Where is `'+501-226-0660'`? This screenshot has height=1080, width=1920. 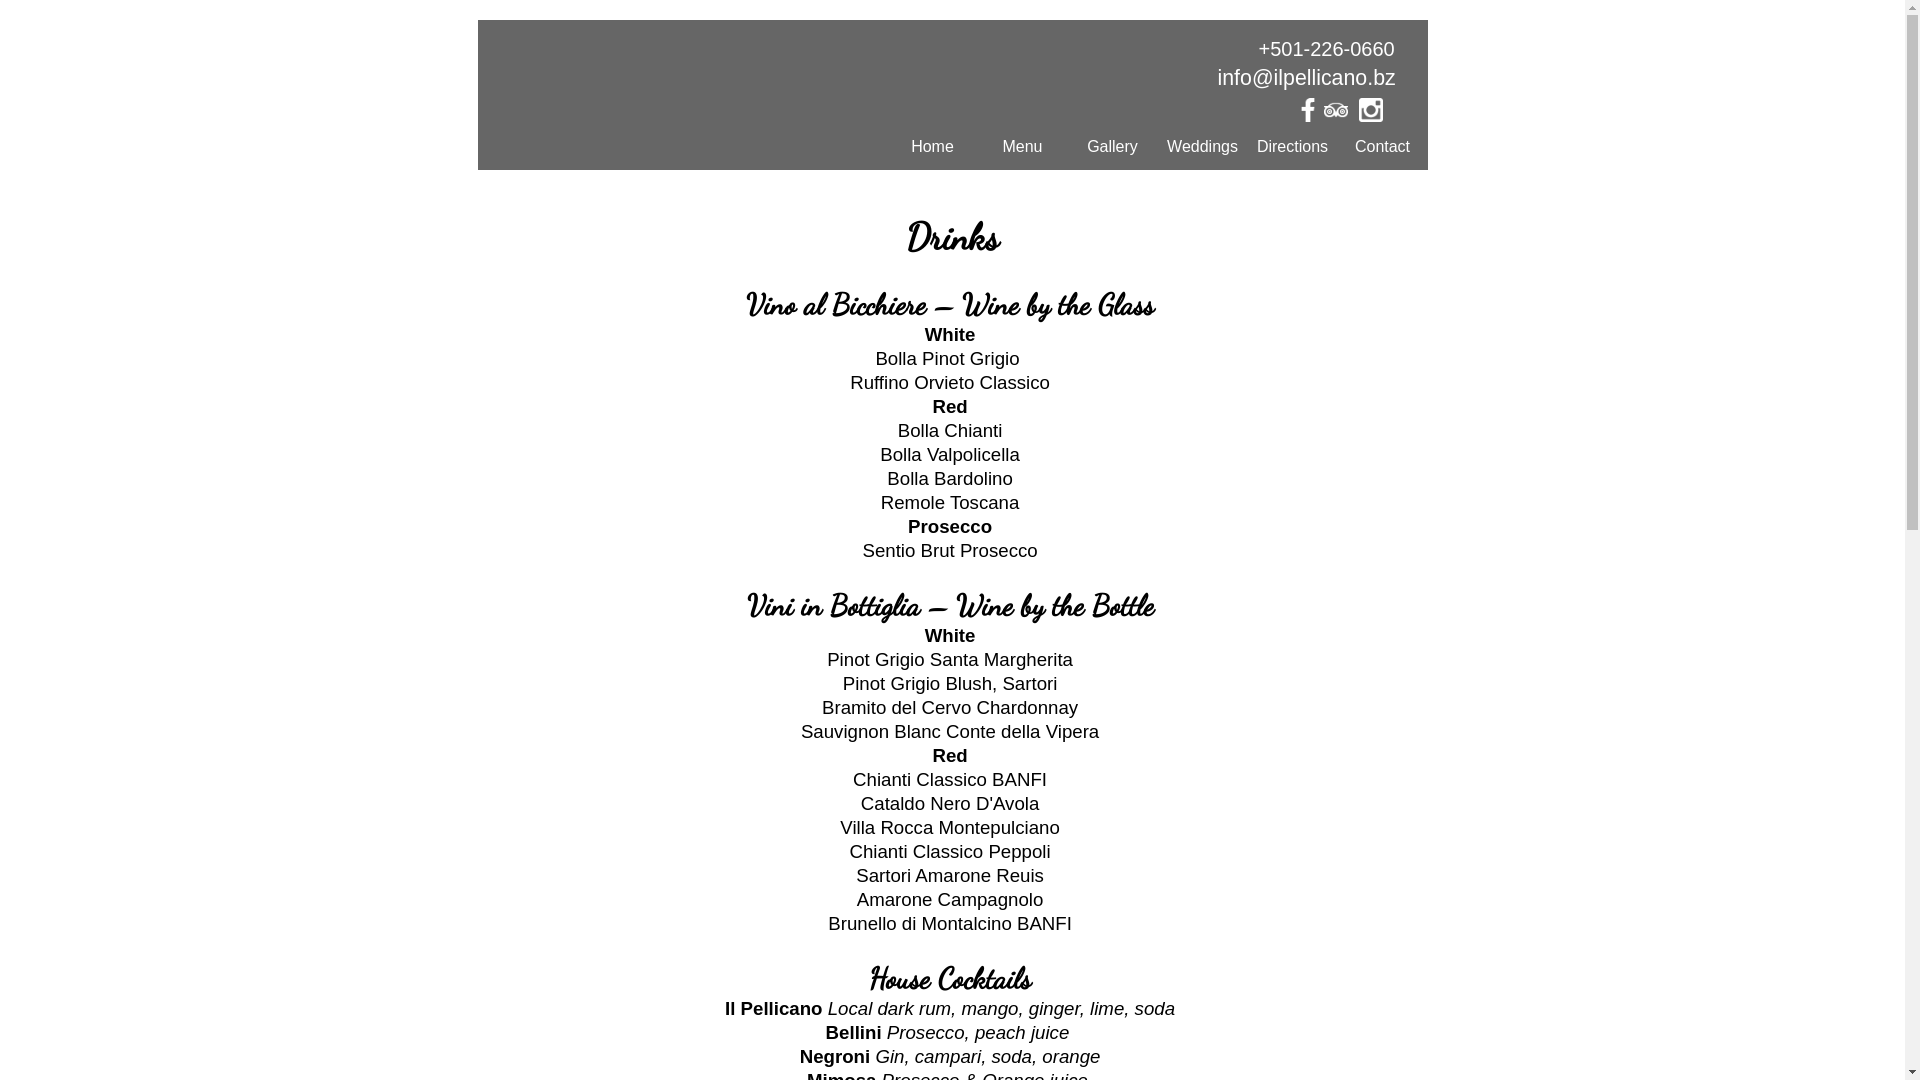 '+501-226-0660' is located at coordinates (1325, 48).